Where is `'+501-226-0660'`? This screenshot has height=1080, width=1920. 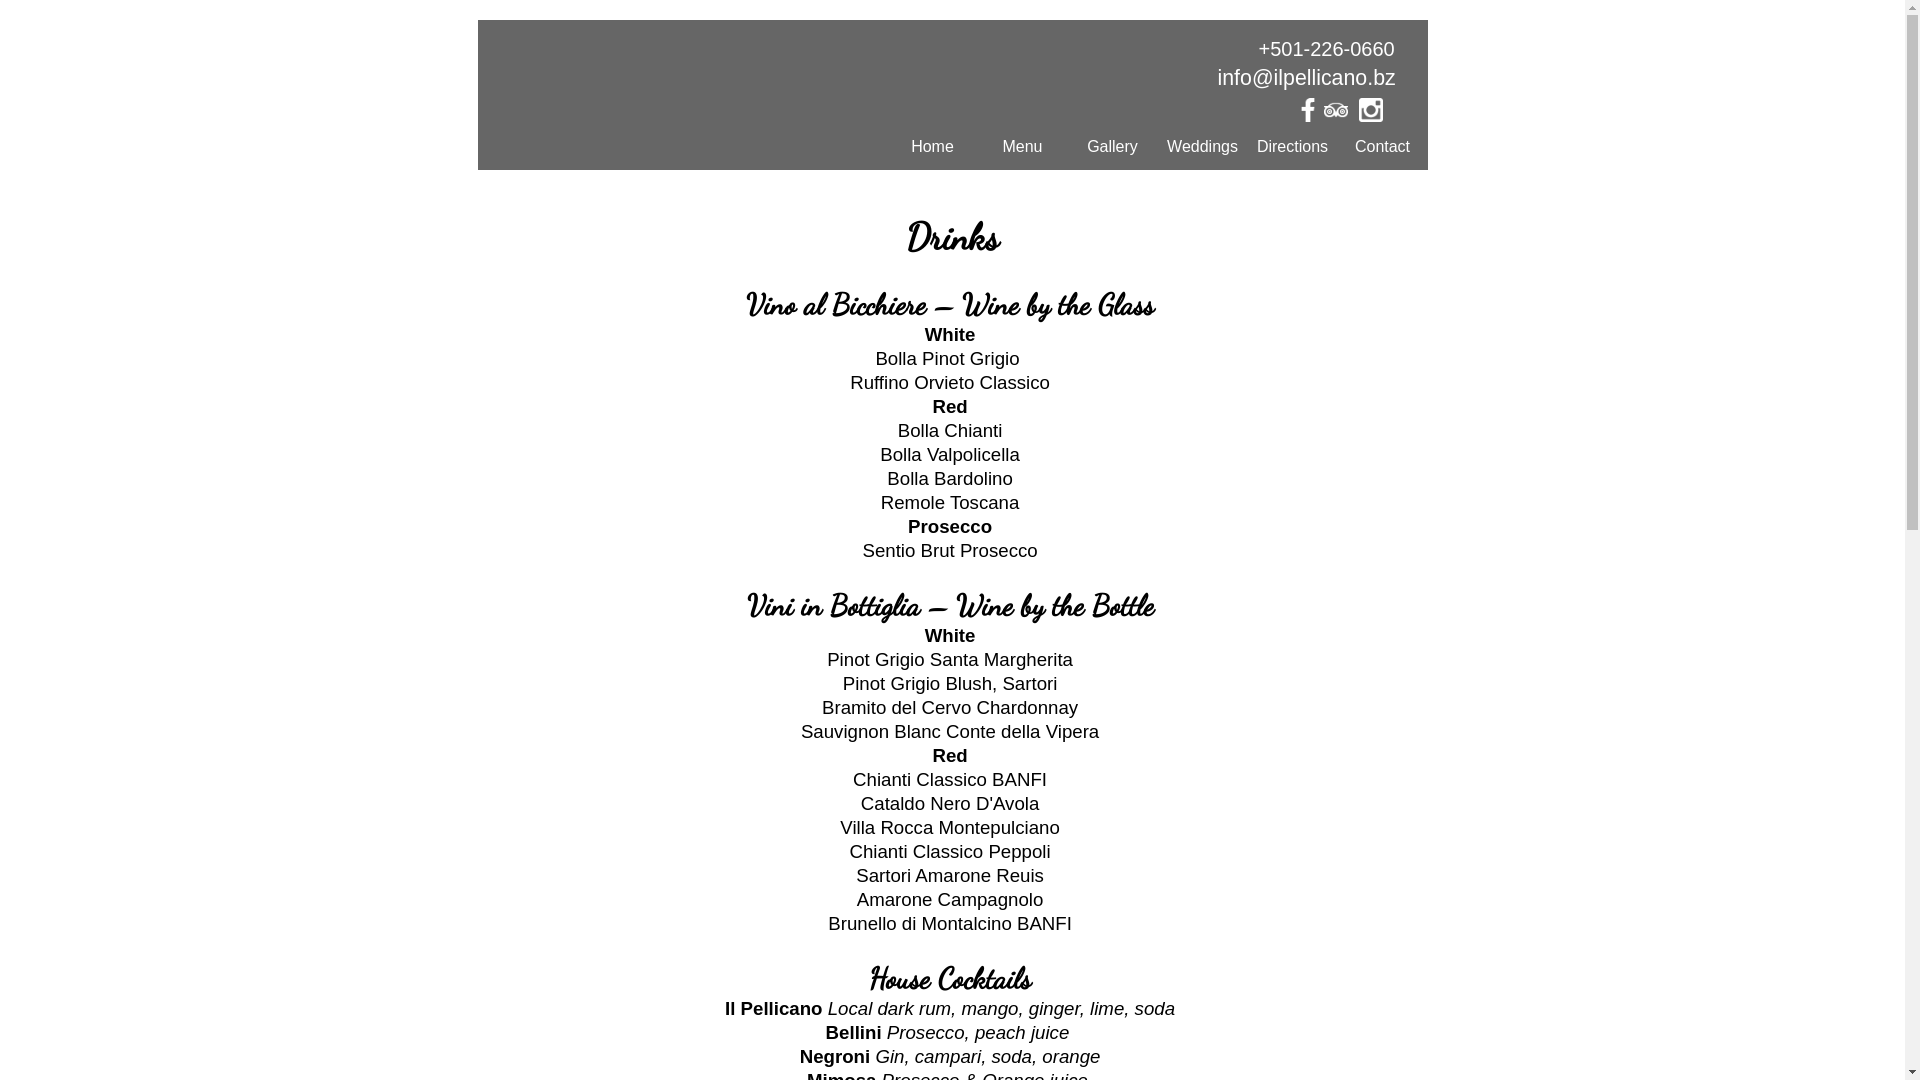 '+501-226-0660' is located at coordinates (1325, 48).